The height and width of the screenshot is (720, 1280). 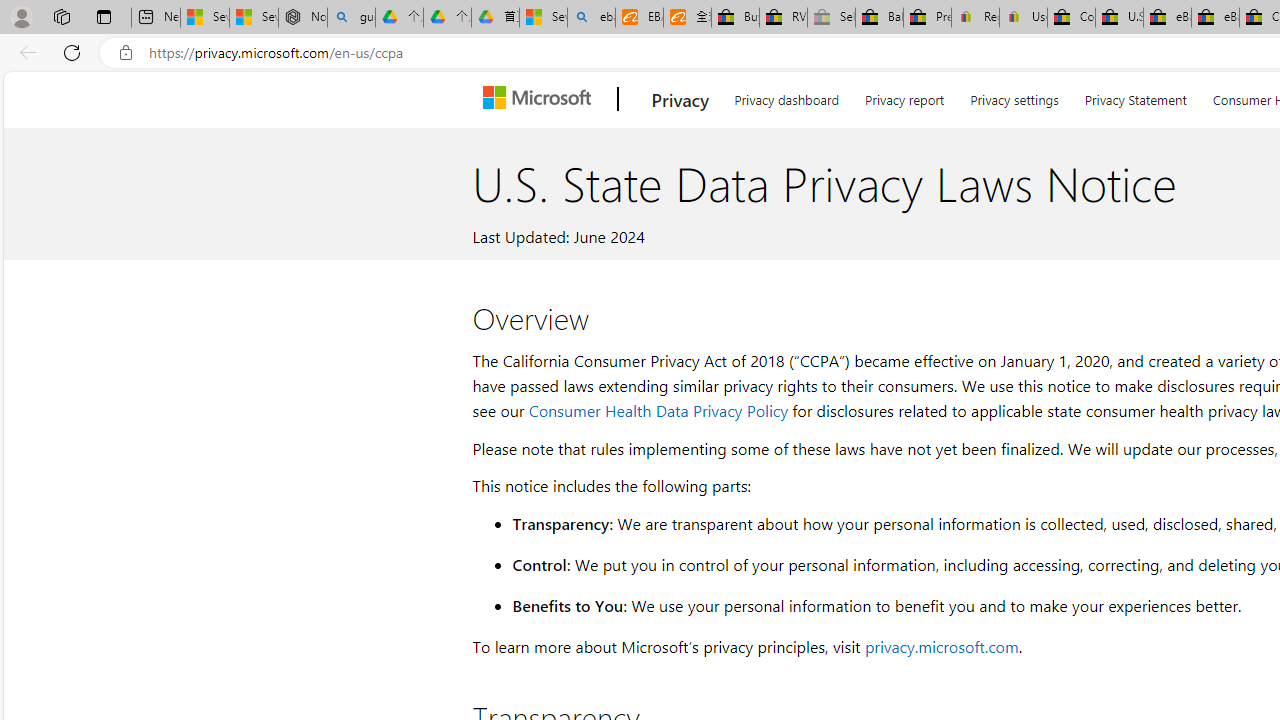 What do you see at coordinates (1135, 96) in the screenshot?
I see `'Privacy Statement'` at bounding box center [1135, 96].